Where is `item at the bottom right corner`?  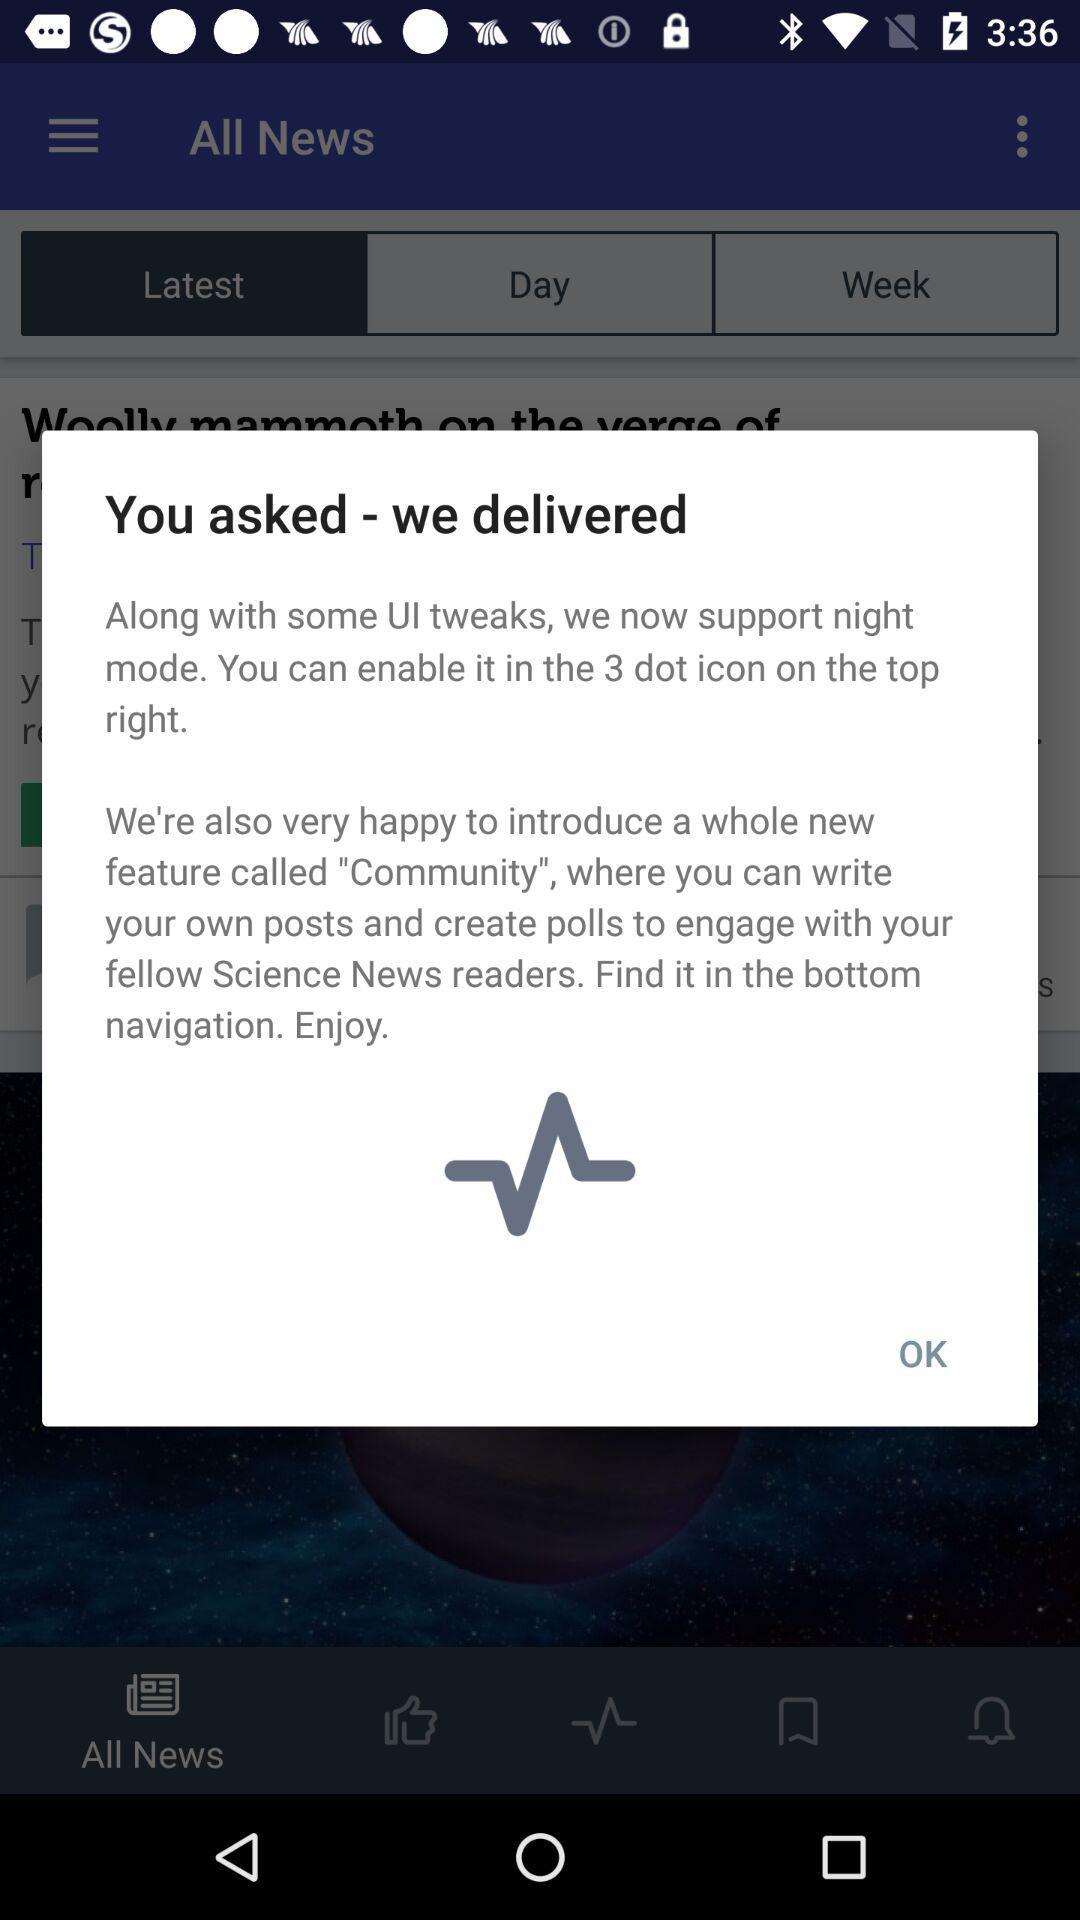
item at the bottom right corner is located at coordinates (922, 1353).